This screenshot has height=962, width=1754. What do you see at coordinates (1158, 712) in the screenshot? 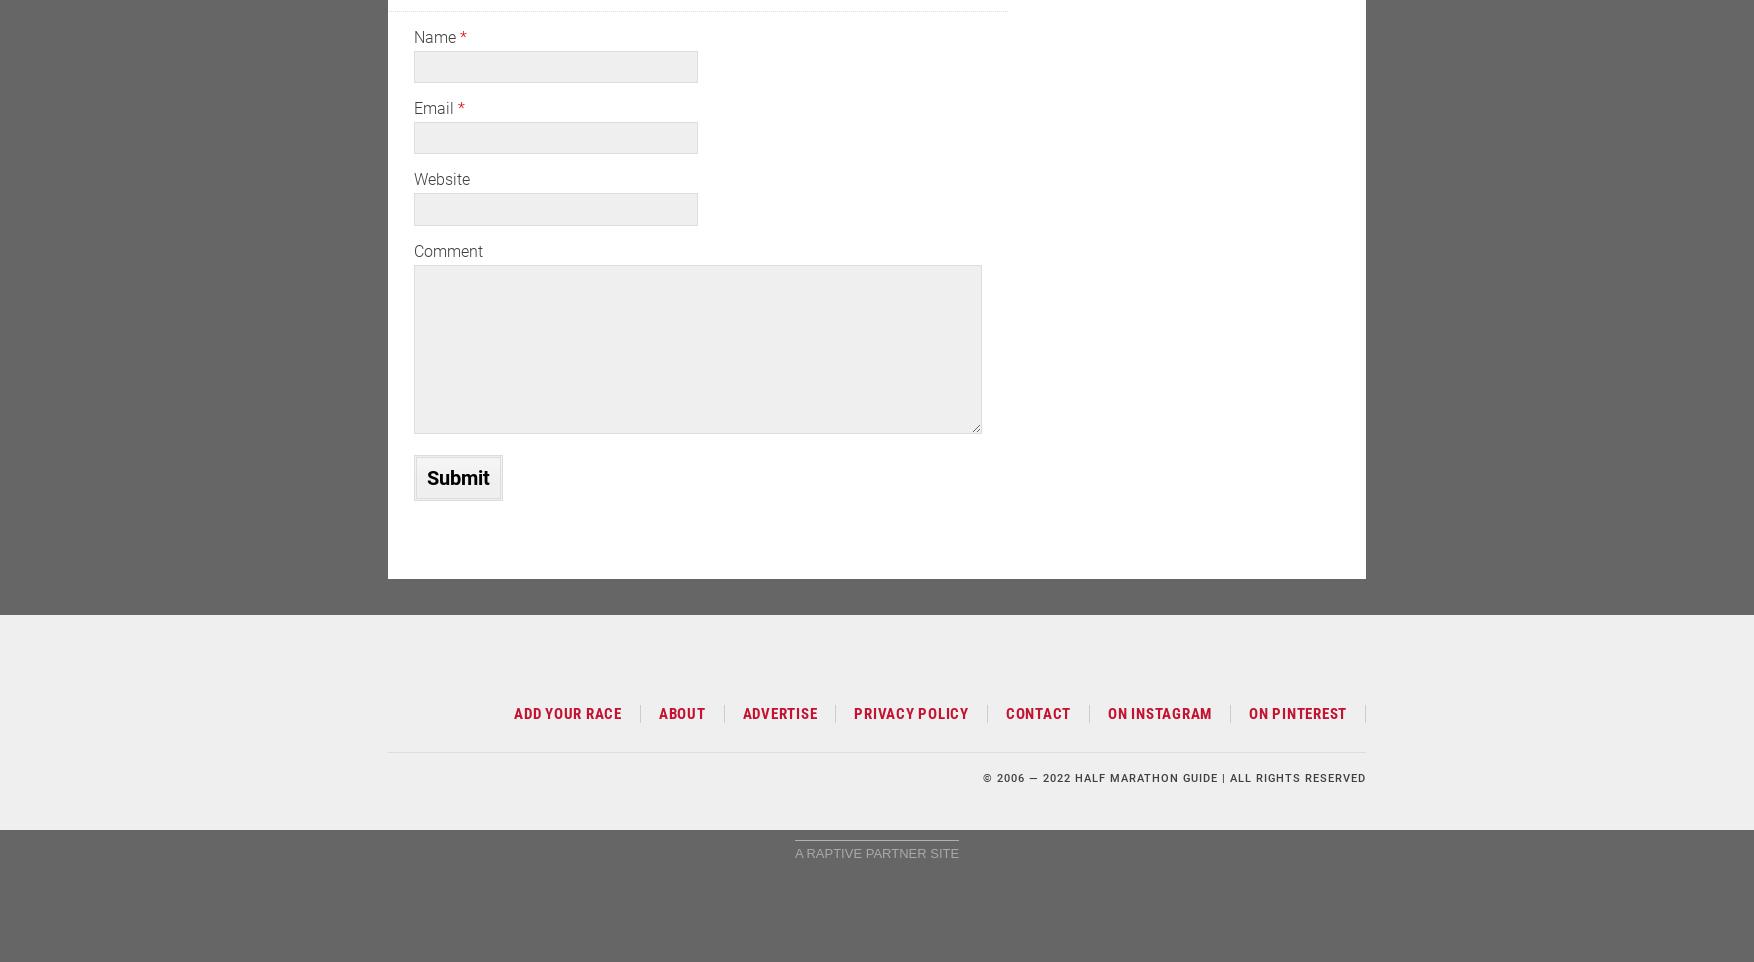
I see `'On Instagram'` at bounding box center [1158, 712].